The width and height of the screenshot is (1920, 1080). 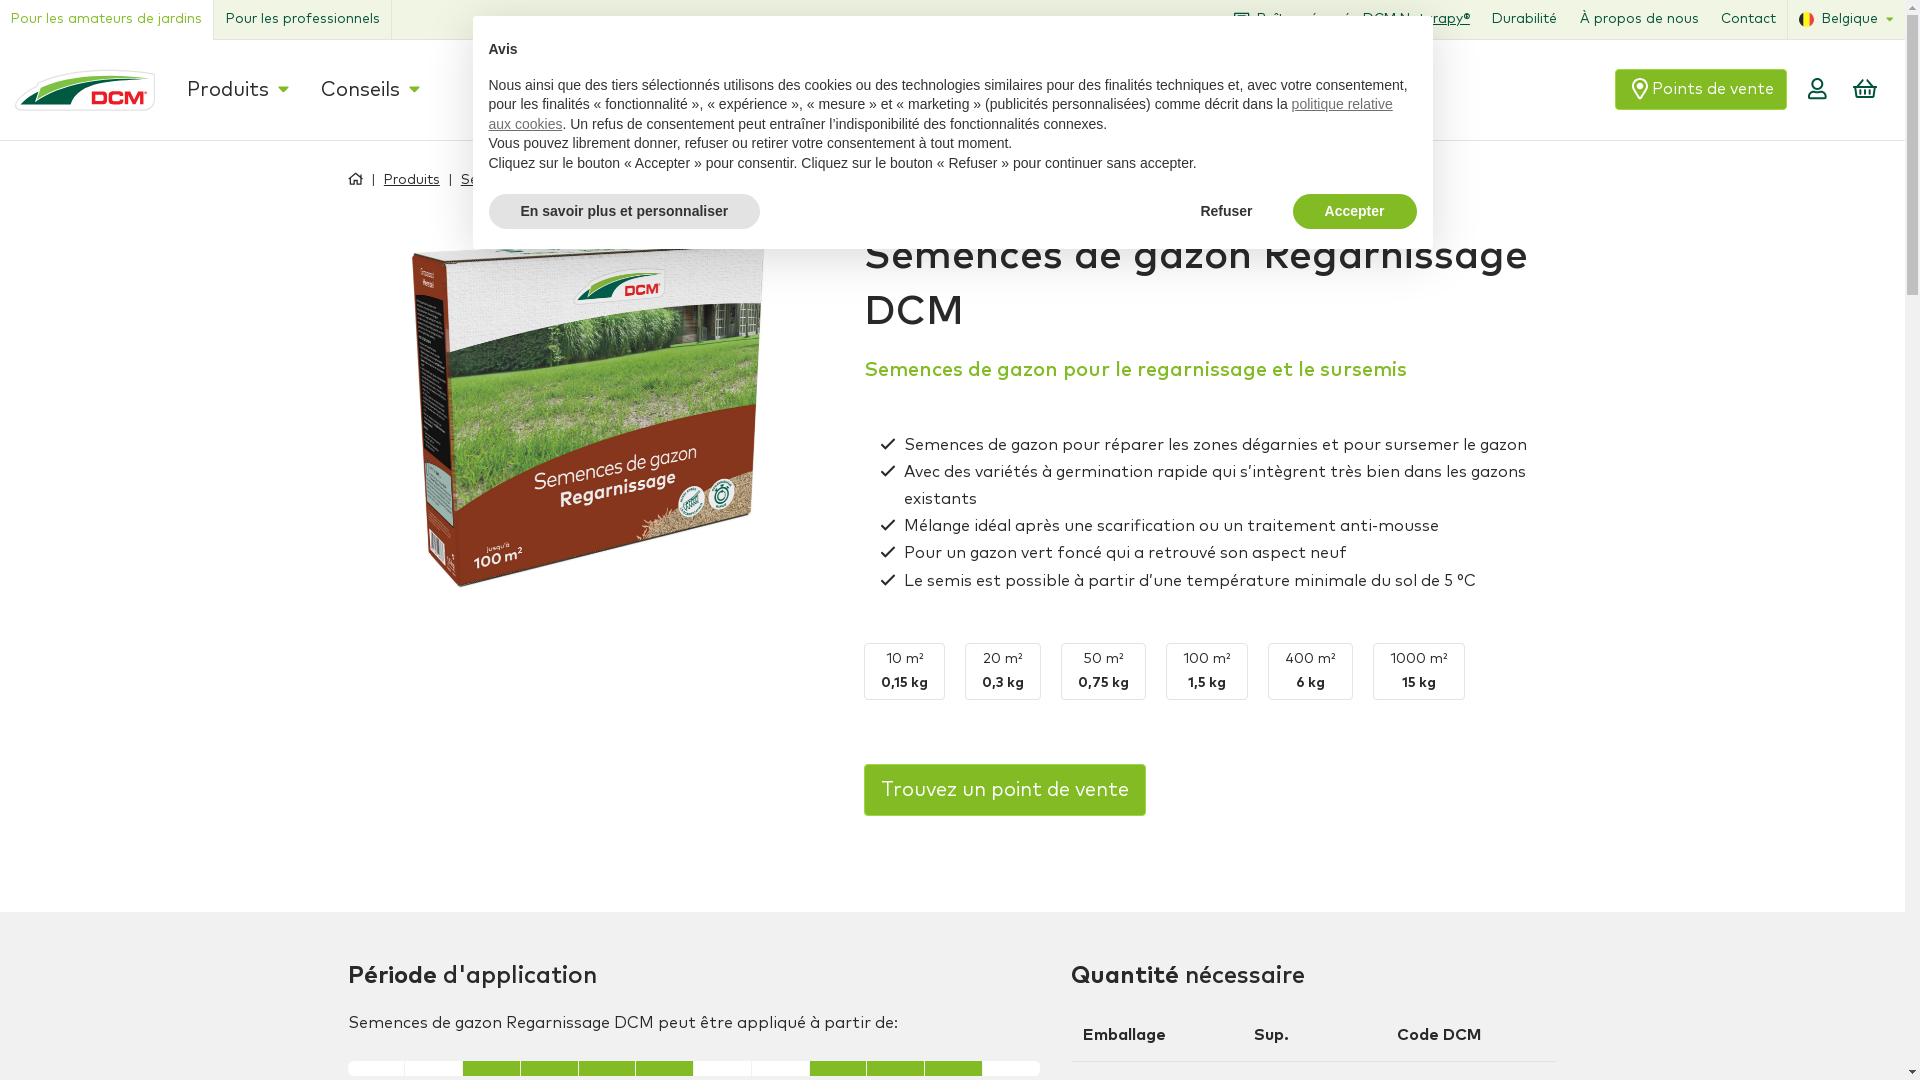 What do you see at coordinates (346, 88) in the screenshot?
I see `'Conseils'` at bounding box center [346, 88].